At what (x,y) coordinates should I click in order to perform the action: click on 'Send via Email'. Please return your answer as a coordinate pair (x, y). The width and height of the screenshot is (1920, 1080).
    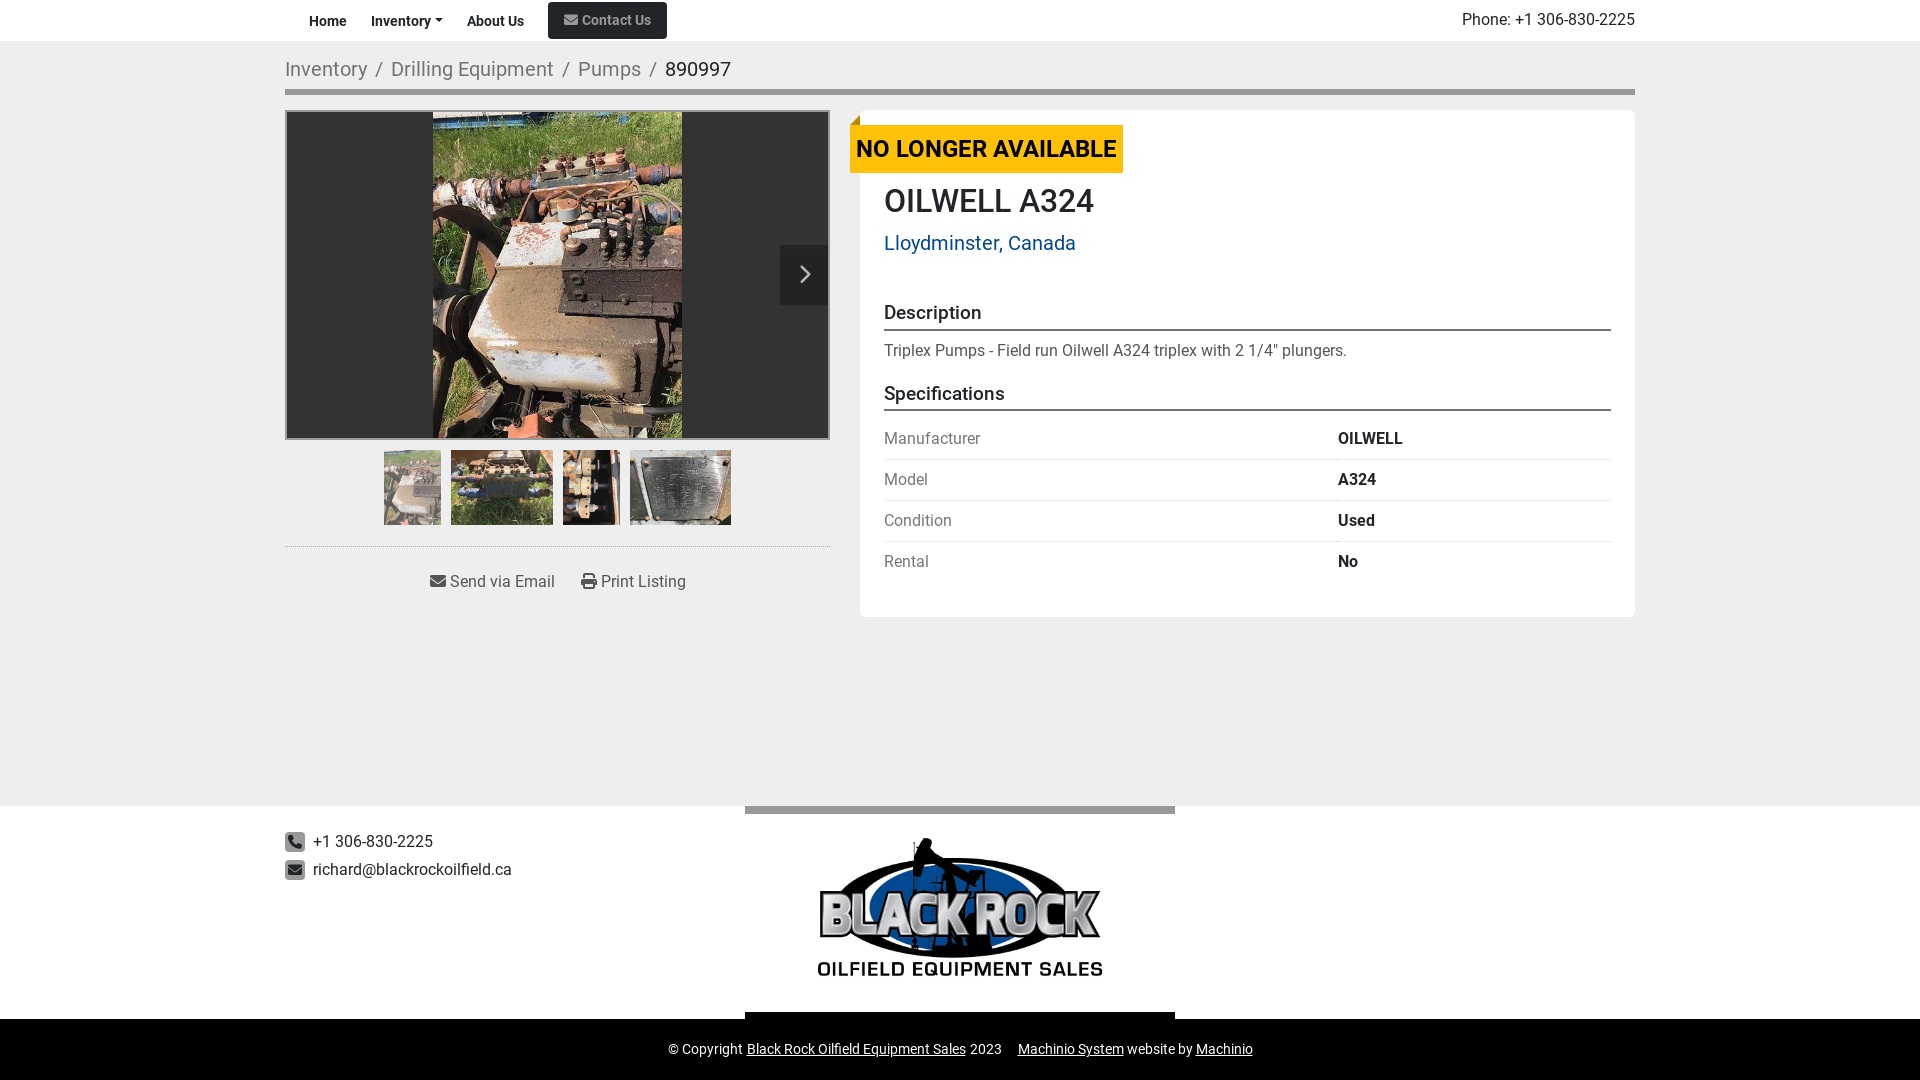
    Looking at the image, I should click on (491, 582).